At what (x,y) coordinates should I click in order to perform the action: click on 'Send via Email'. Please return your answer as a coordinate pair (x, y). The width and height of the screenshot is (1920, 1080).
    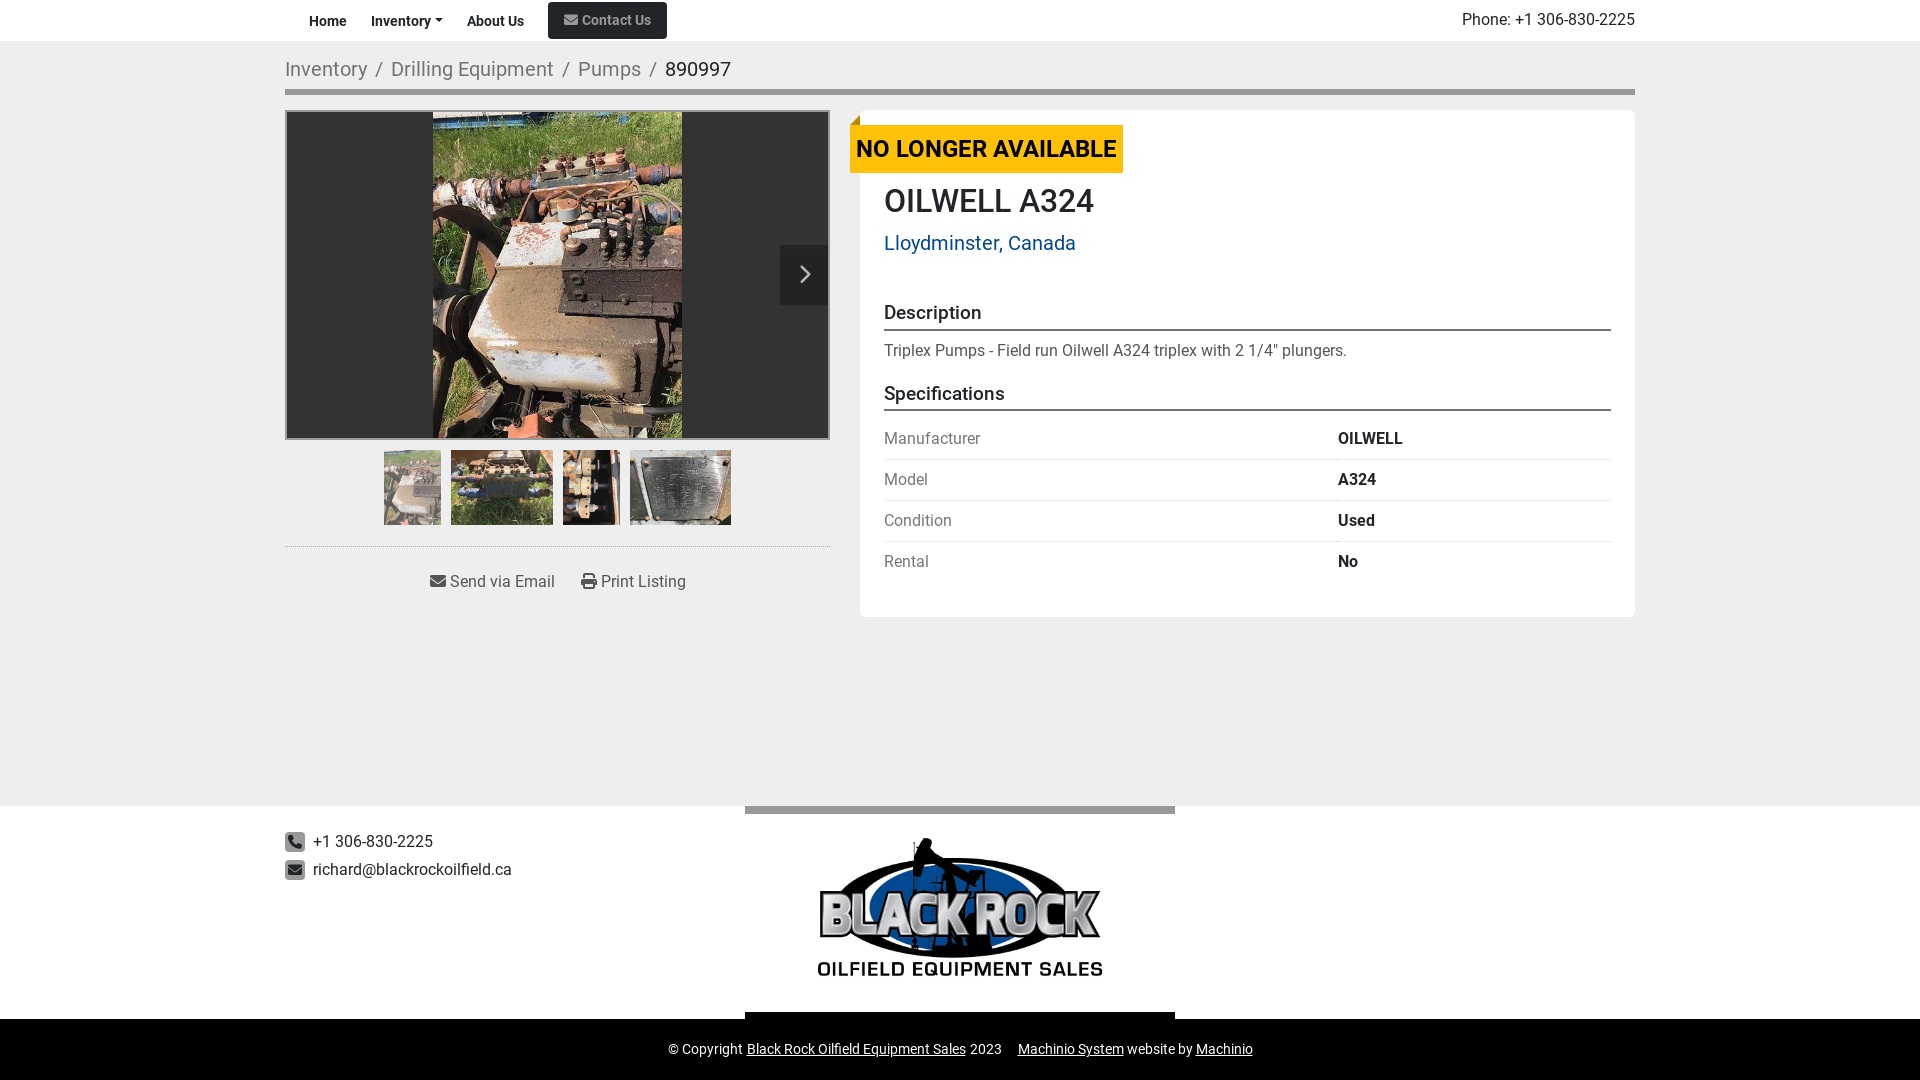
    Looking at the image, I should click on (491, 582).